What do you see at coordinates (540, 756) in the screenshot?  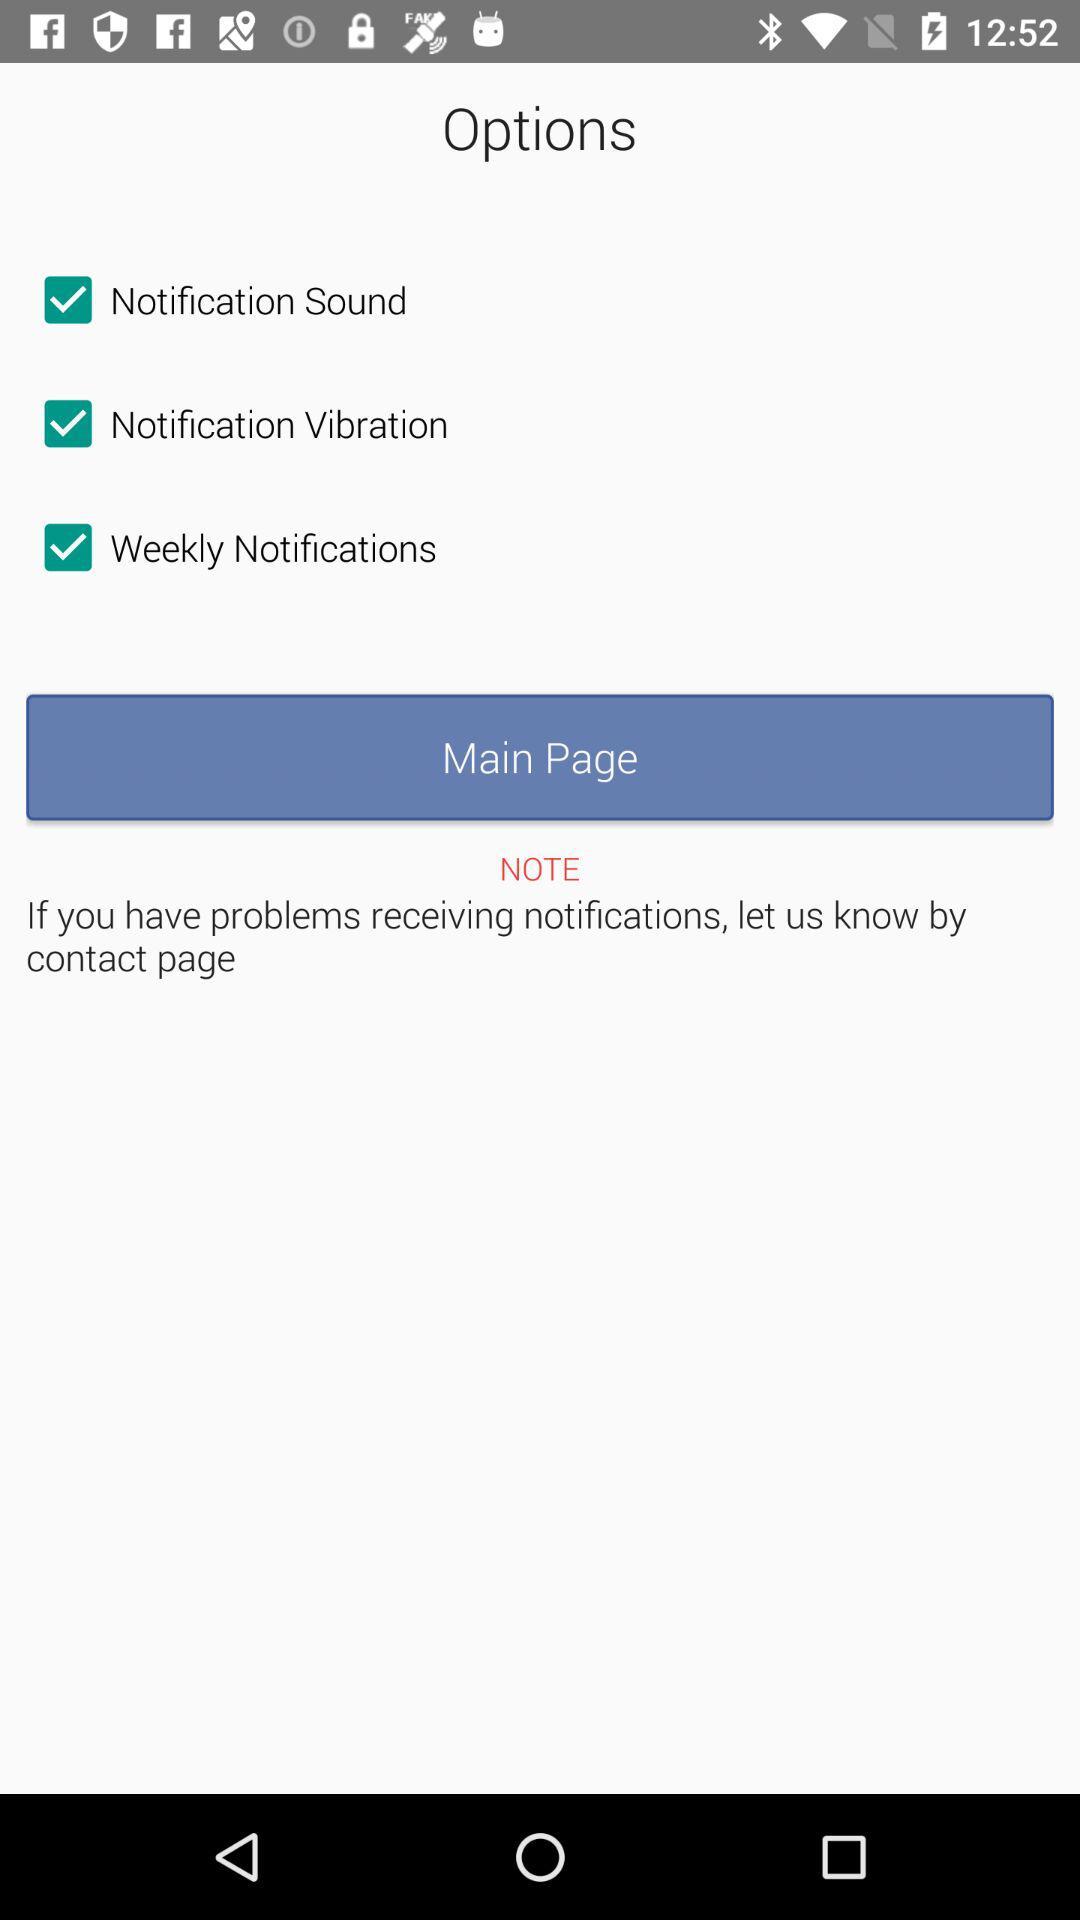 I see `icon above note` at bounding box center [540, 756].